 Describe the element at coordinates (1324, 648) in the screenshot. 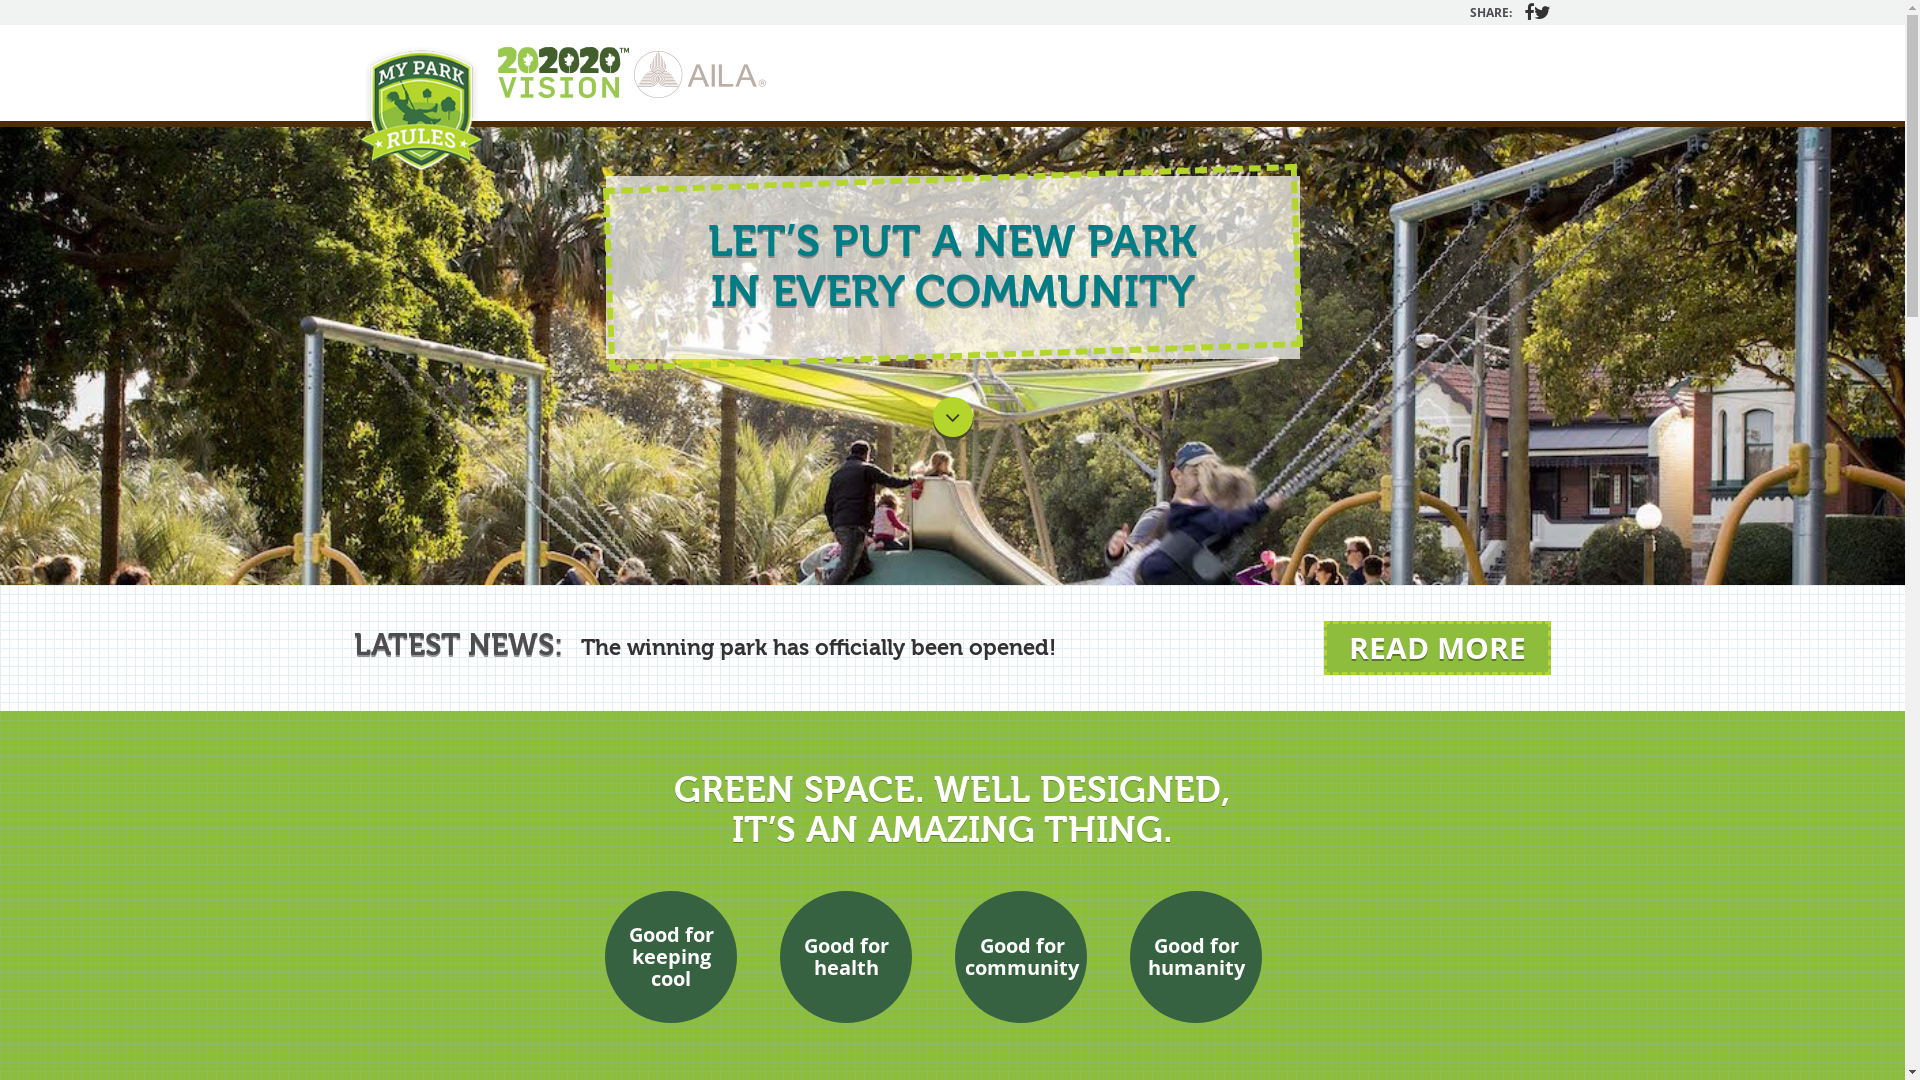

I see `'READ MORE'` at that location.